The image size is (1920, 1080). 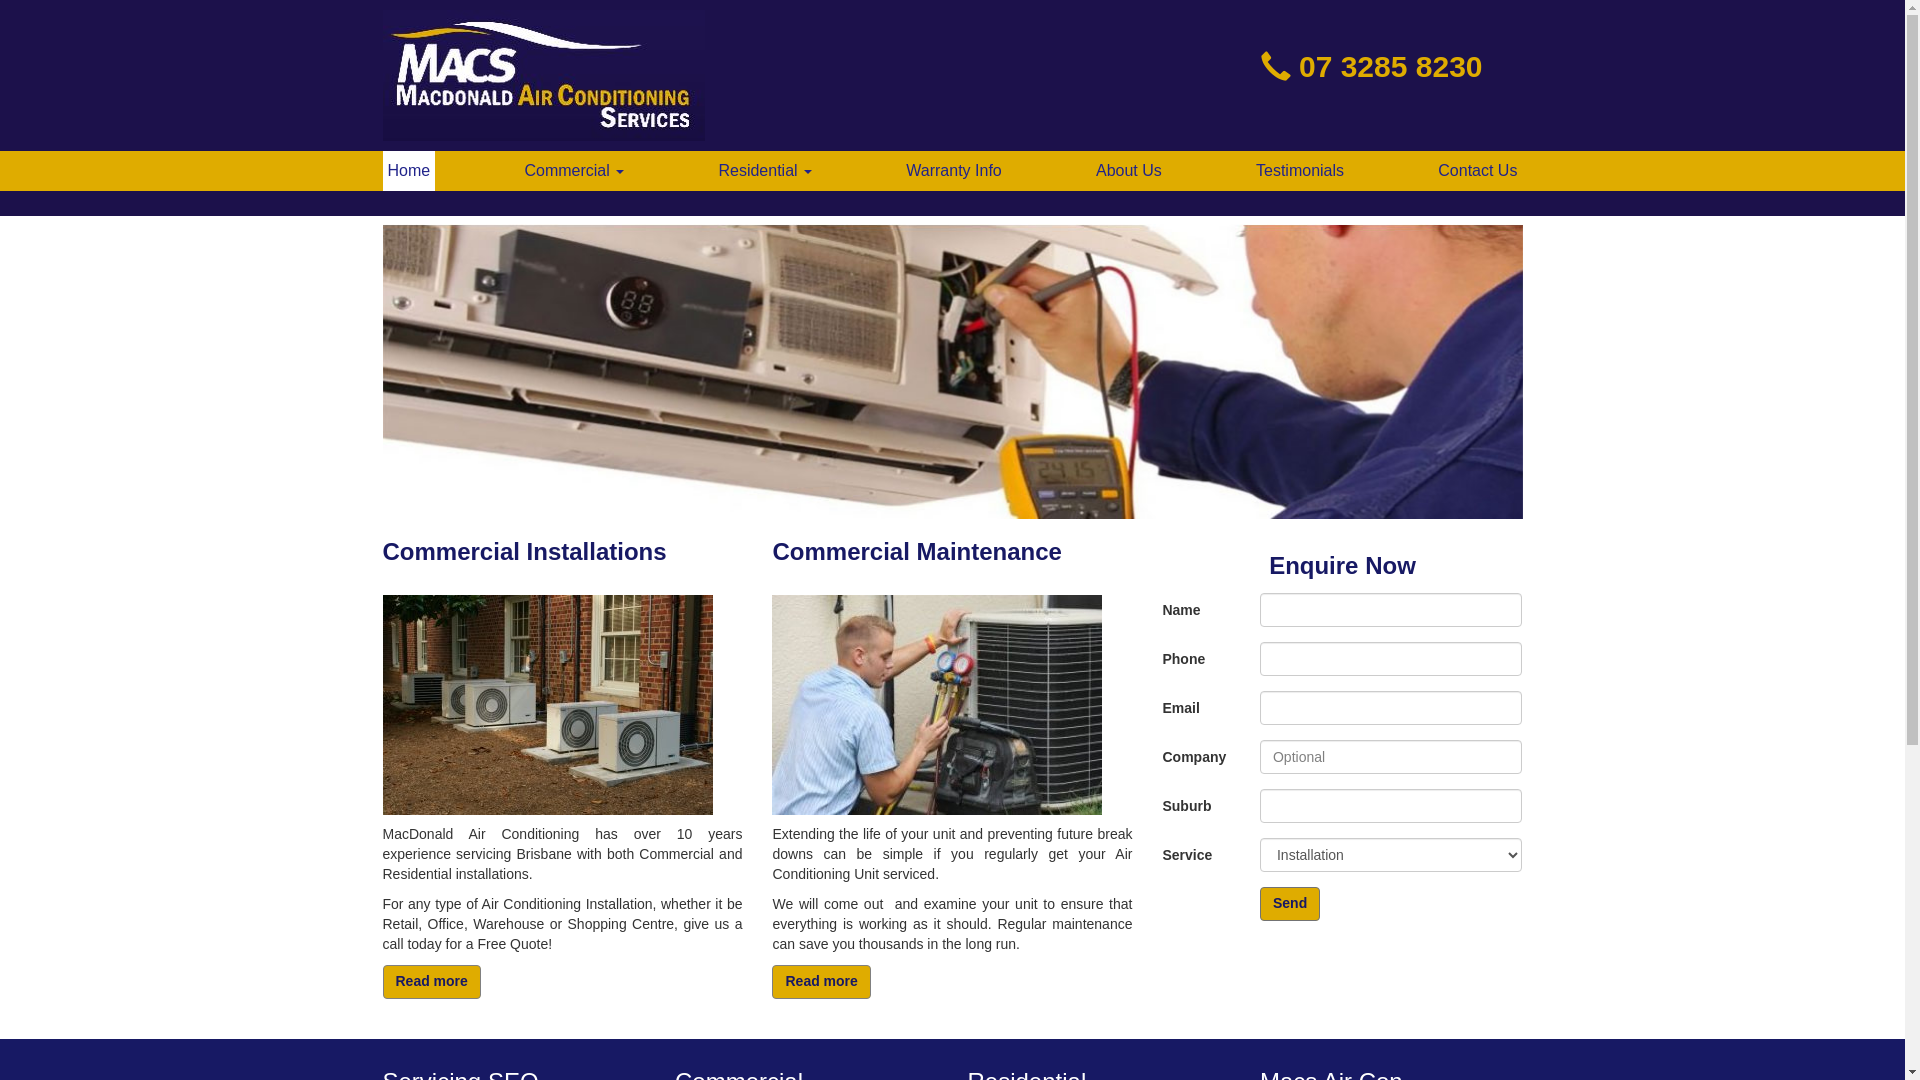 What do you see at coordinates (1299, 65) in the screenshot?
I see `'07 3285 8230'` at bounding box center [1299, 65].